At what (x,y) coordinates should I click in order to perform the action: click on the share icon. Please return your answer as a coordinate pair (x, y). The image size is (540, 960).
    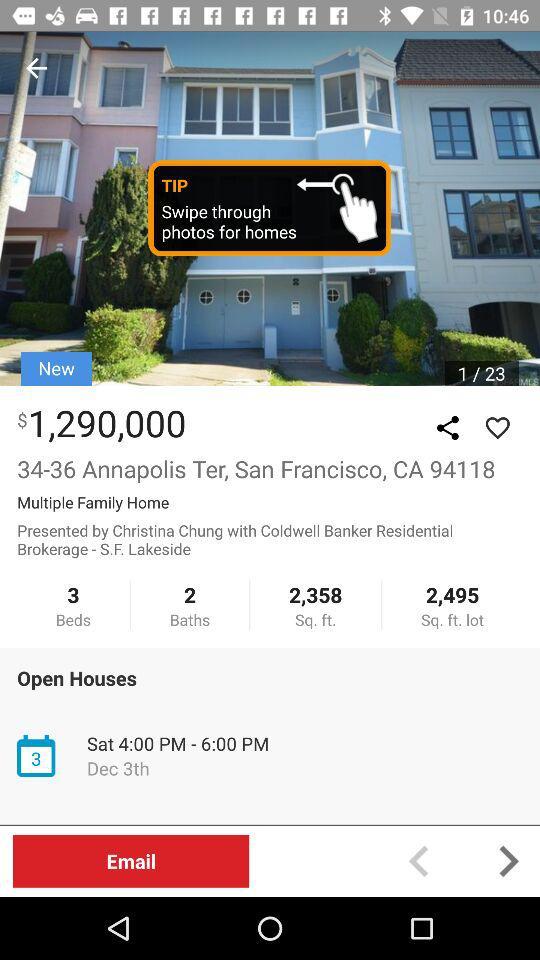
    Looking at the image, I should click on (447, 428).